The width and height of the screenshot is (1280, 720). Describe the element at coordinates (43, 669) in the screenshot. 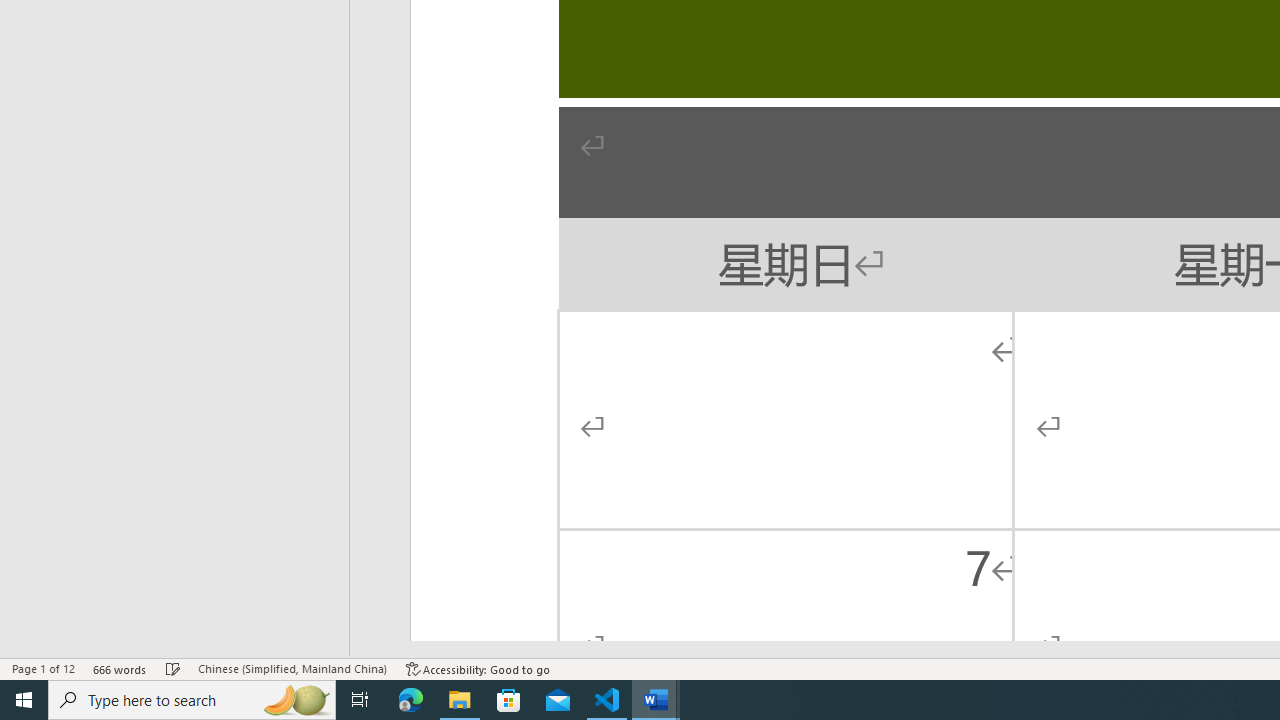

I see `'Page Number Page 1 of 12'` at that location.